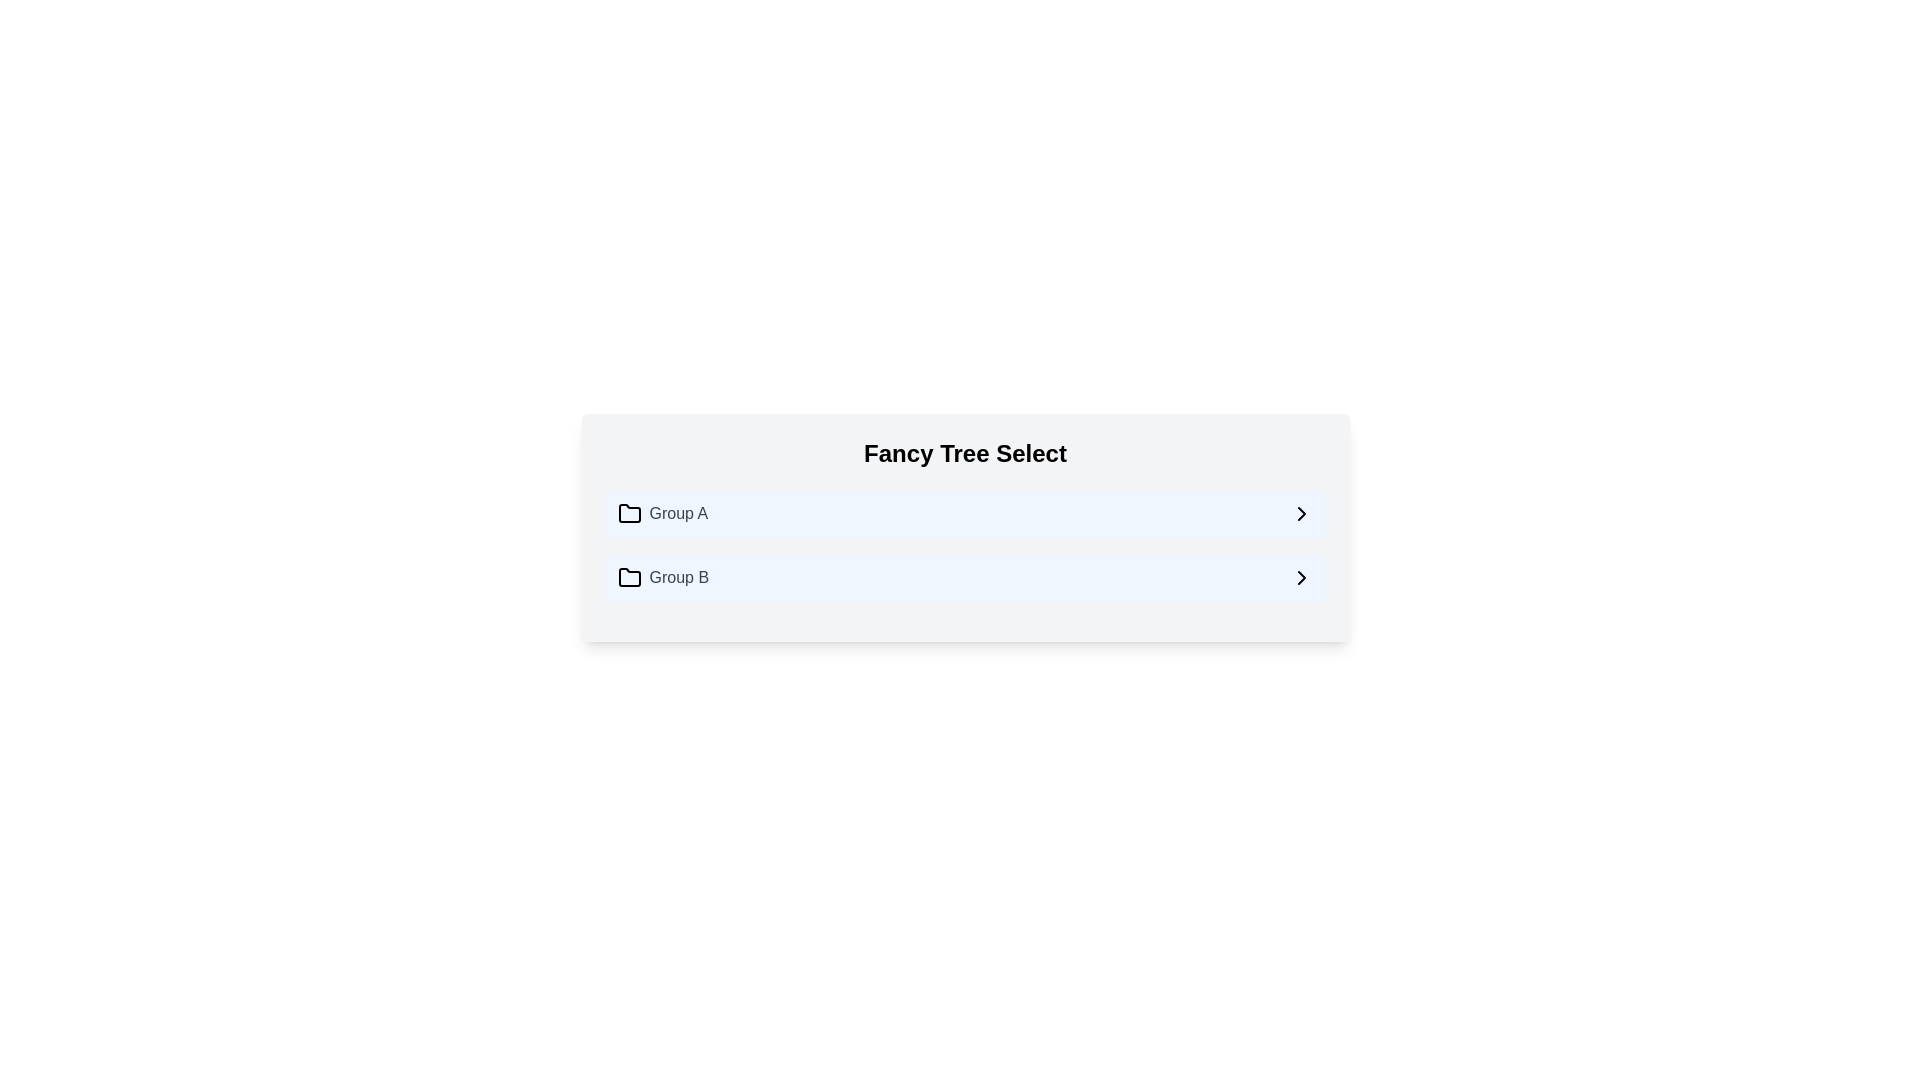 The width and height of the screenshot is (1920, 1080). What do you see at coordinates (1301, 578) in the screenshot?
I see `the small right-facing arrow SVG icon located to the far-right of the 'Group B' label in the second row under the 'Fancy Tree Select' heading` at bounding box center [1301, 578].